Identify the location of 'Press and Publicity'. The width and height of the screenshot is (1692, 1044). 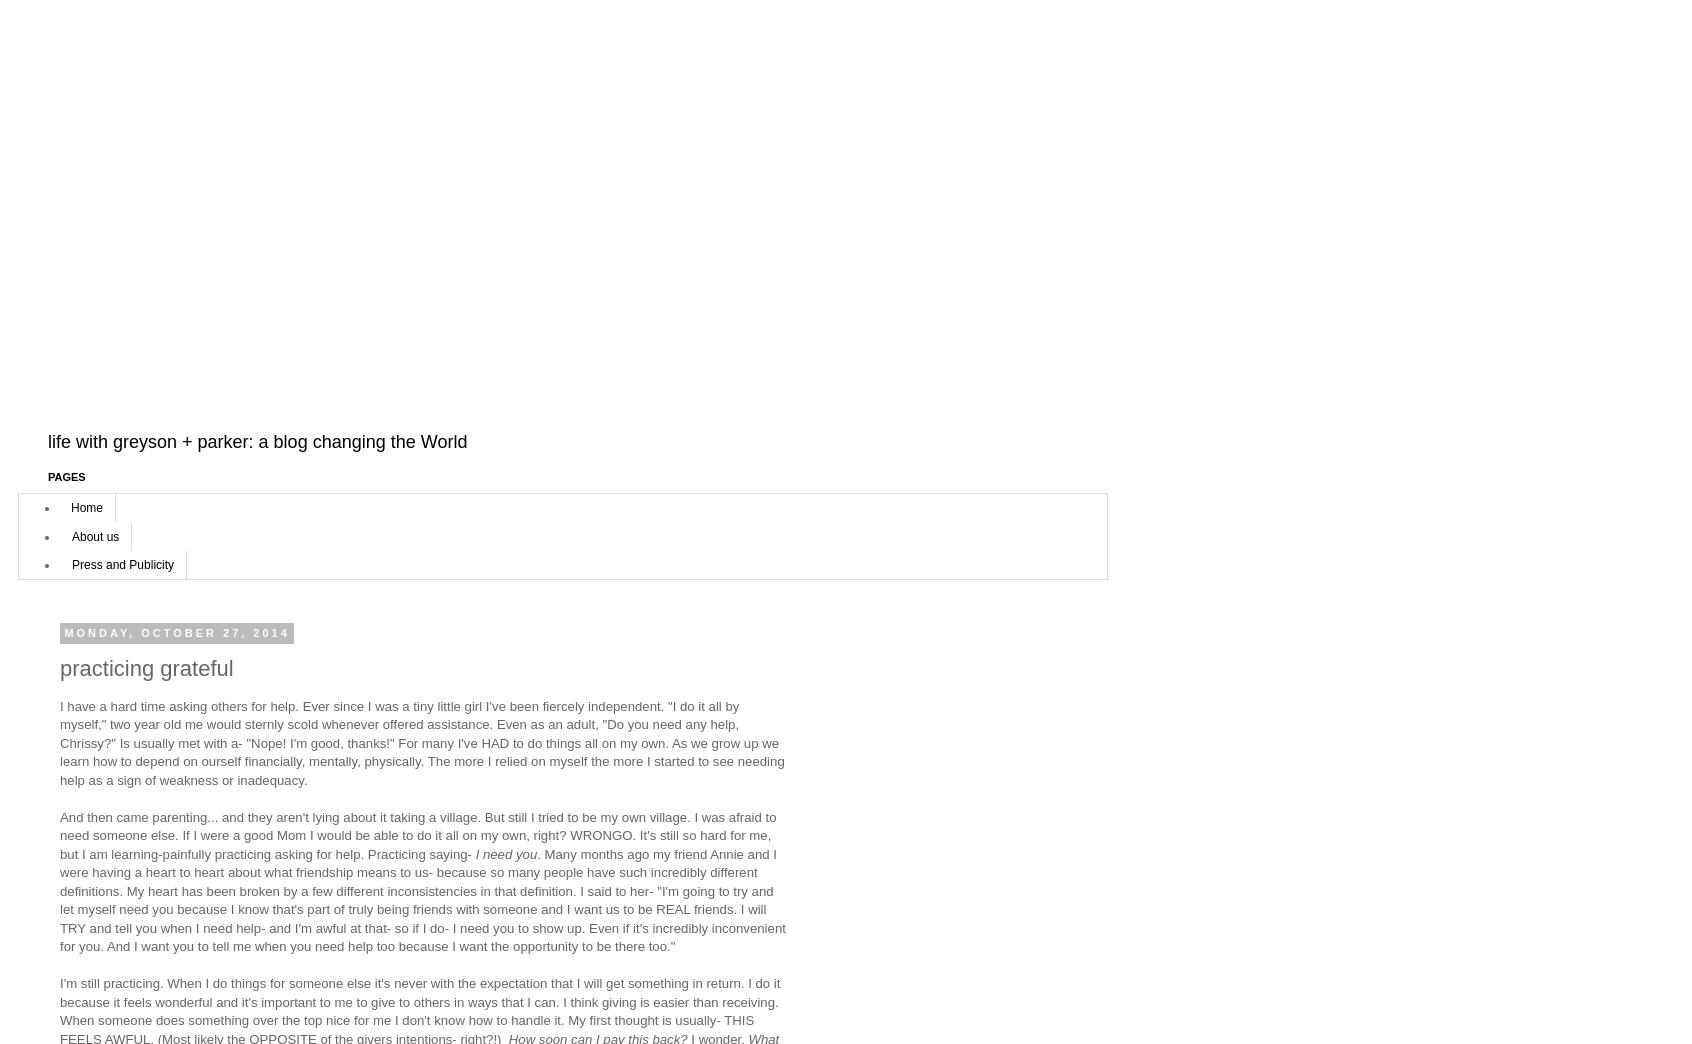
(123, 562).